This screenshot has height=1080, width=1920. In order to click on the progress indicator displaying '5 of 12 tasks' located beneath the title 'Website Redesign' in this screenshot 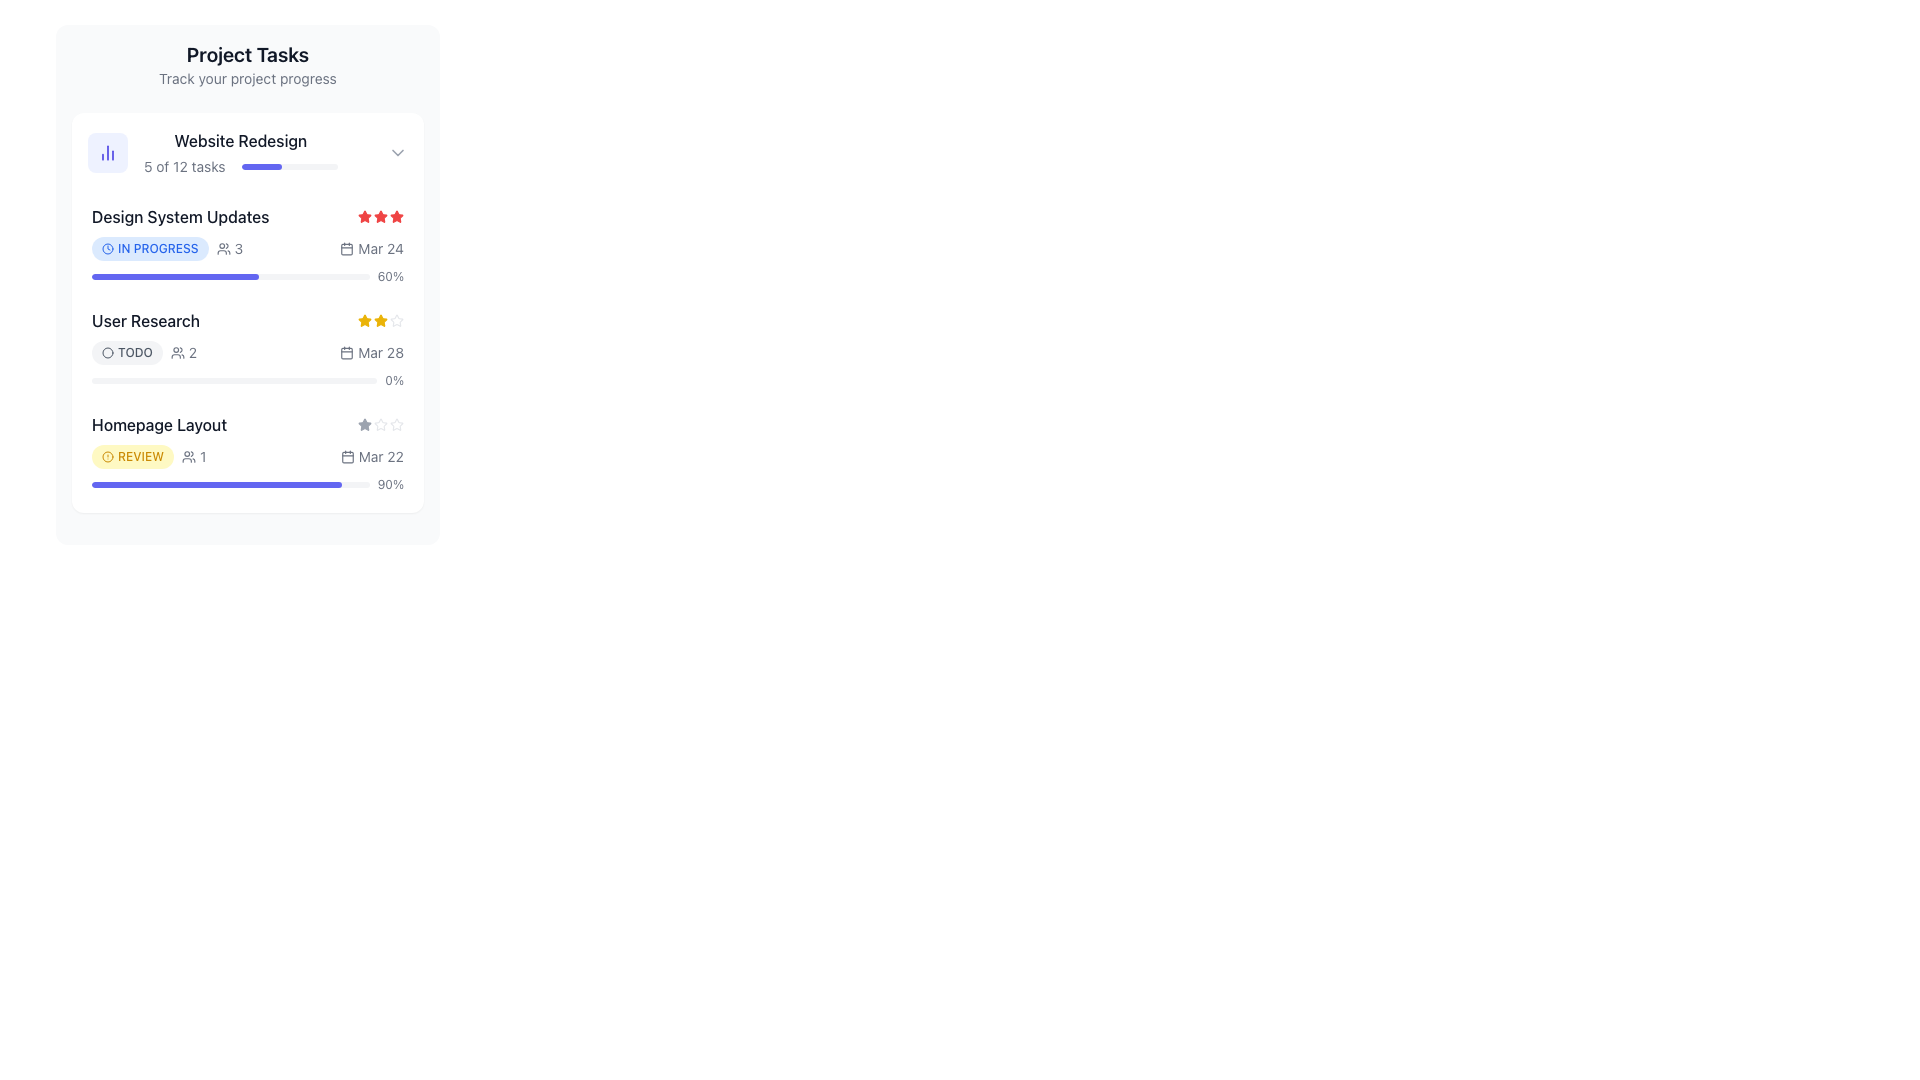, I will do `click(240, 165)`.